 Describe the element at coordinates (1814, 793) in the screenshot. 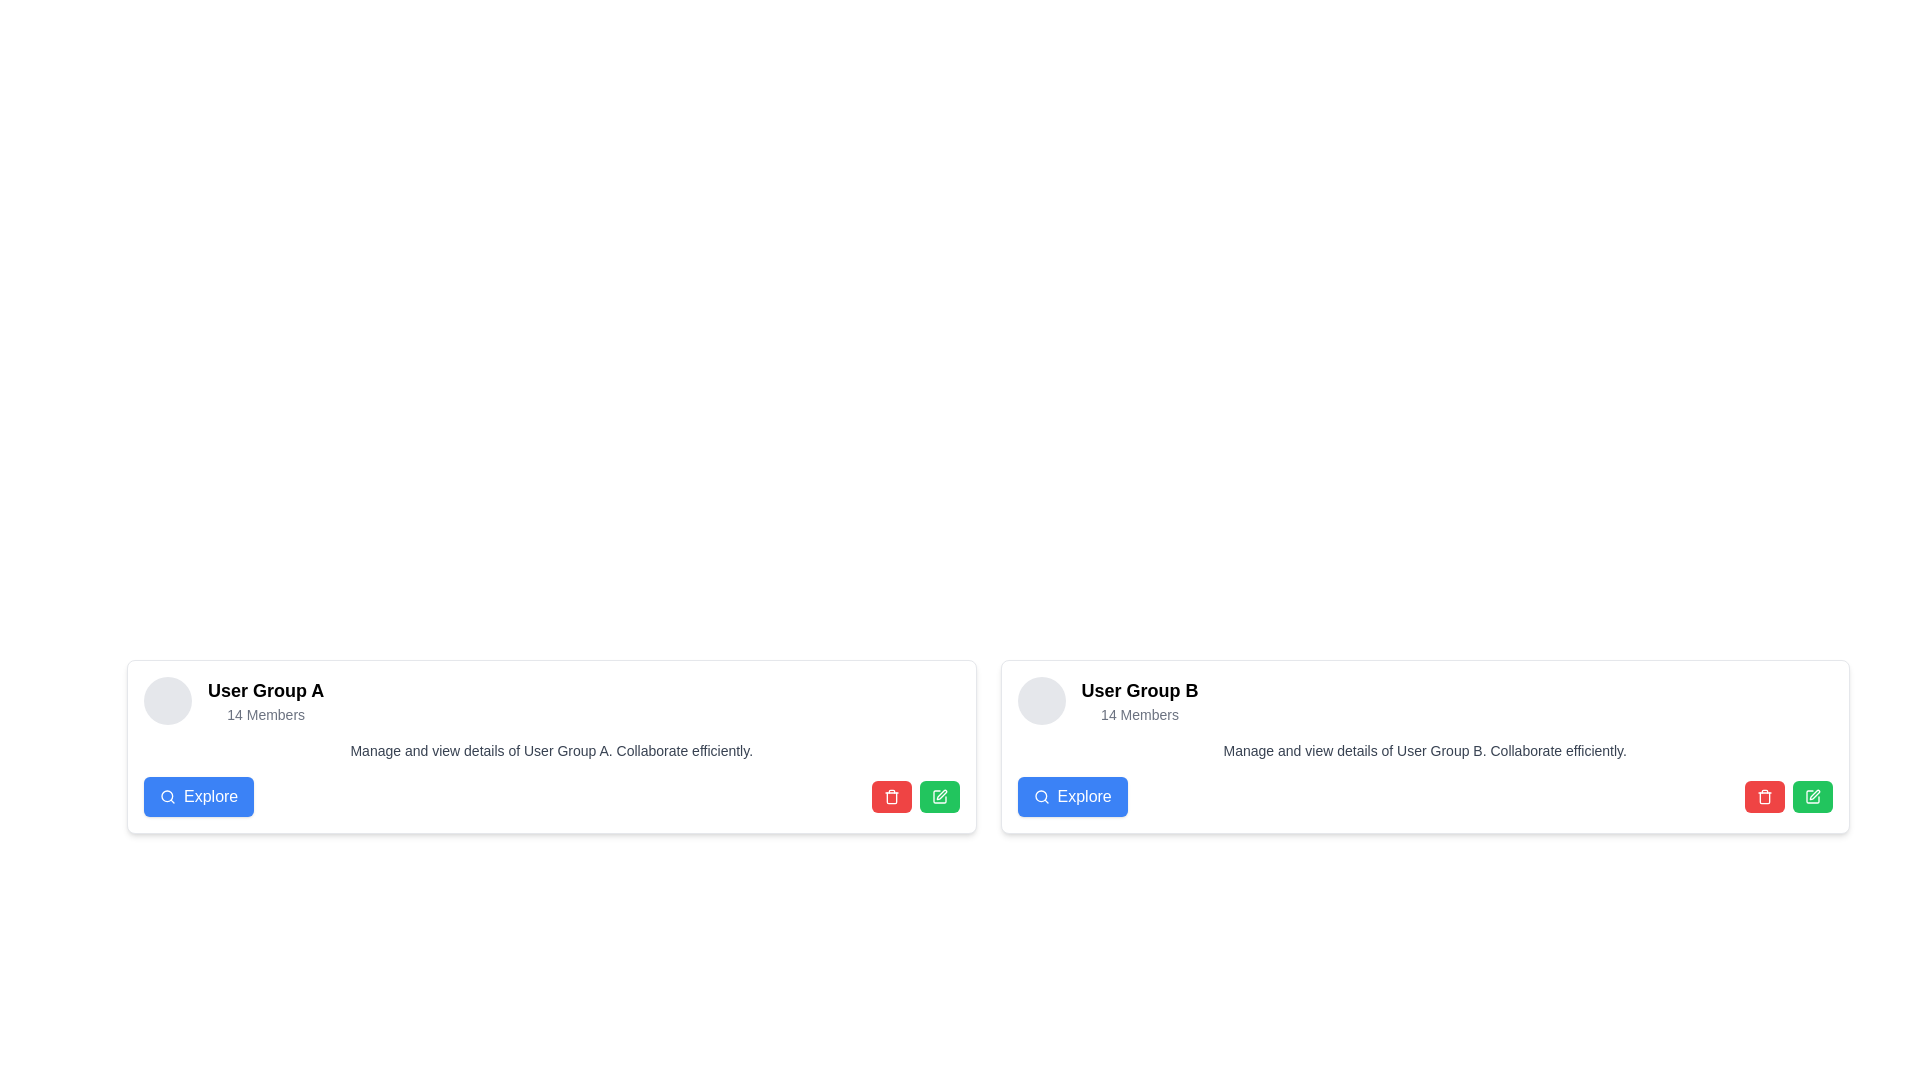

I see `the graphical icon located in the lower right corner of the 'User Group B' card` at that location.